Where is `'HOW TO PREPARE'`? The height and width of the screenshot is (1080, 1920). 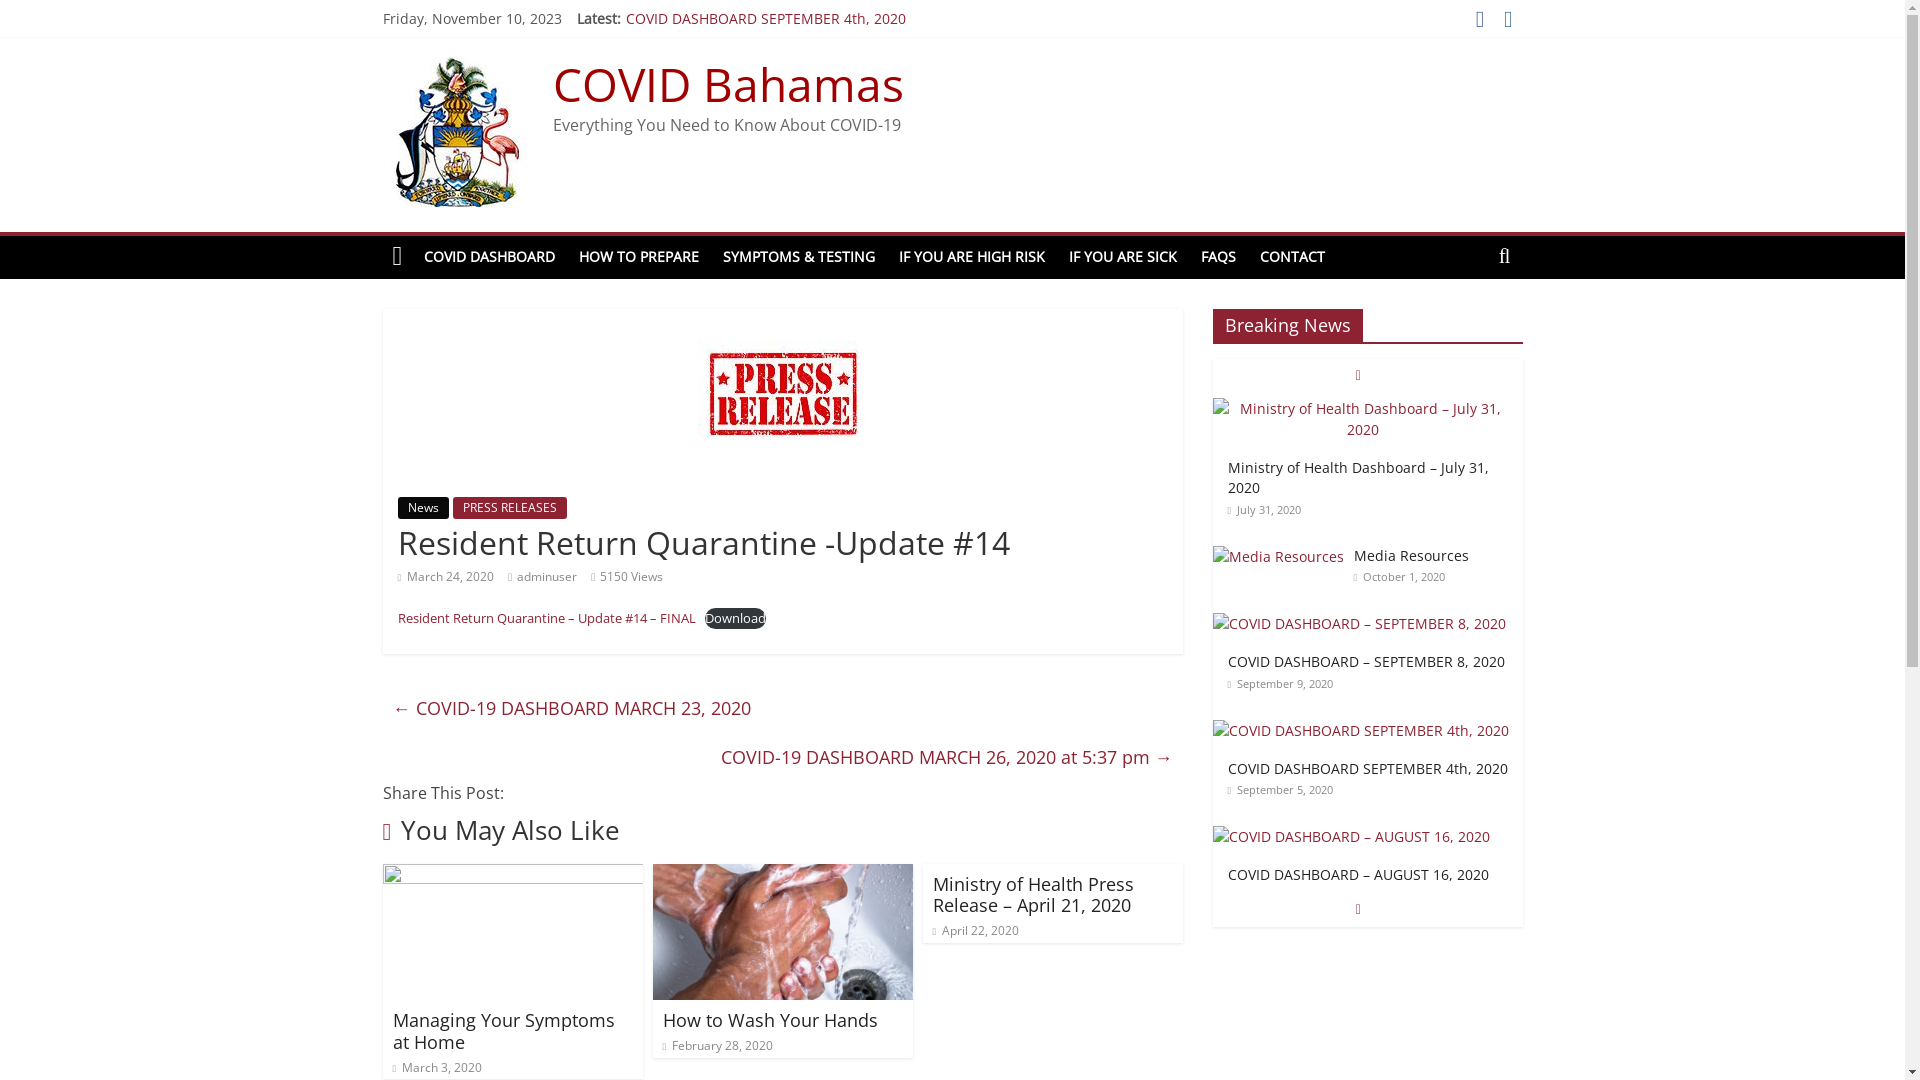
'HOW TO PREPARE' is located at coordinates (565, 256).